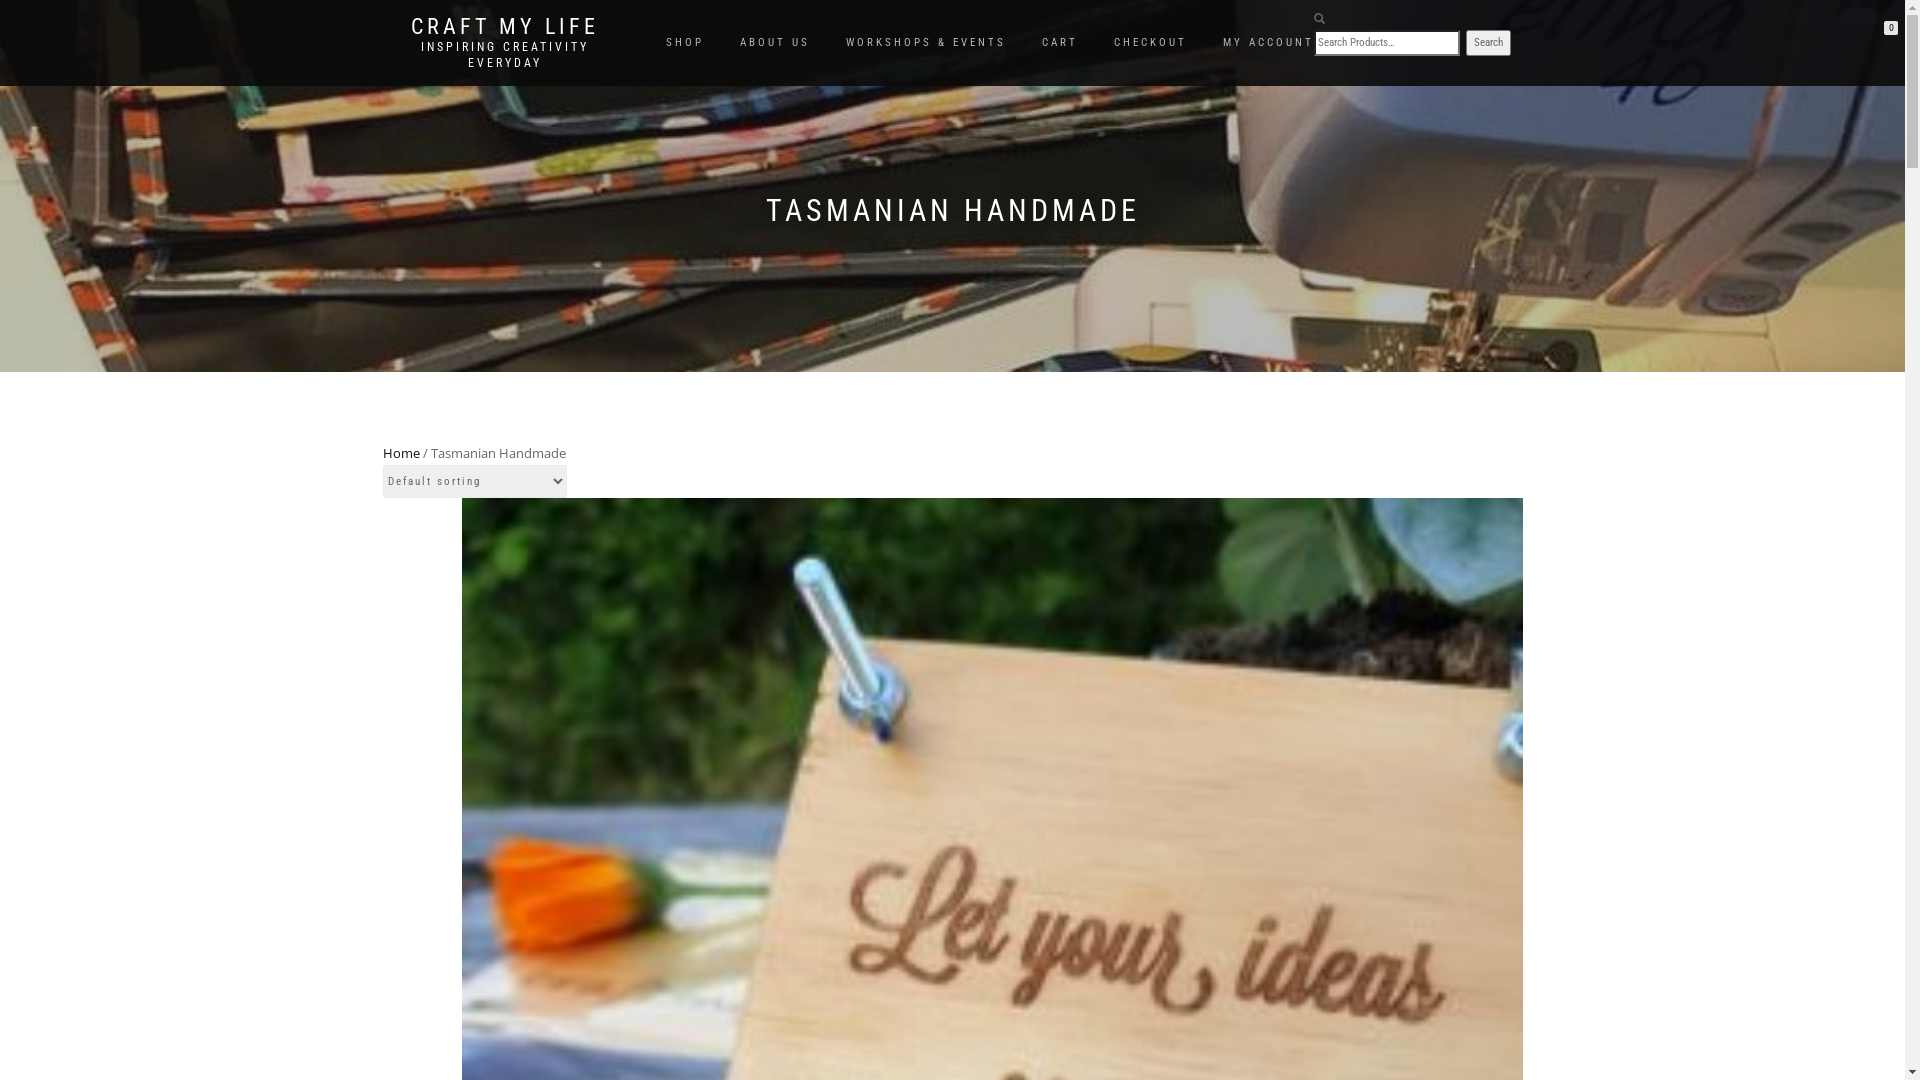 This screenshot has height=1080, width=1920. I want to click on 'INSPIRING CREATIVITY EVERYDAY', so click(504, 53).